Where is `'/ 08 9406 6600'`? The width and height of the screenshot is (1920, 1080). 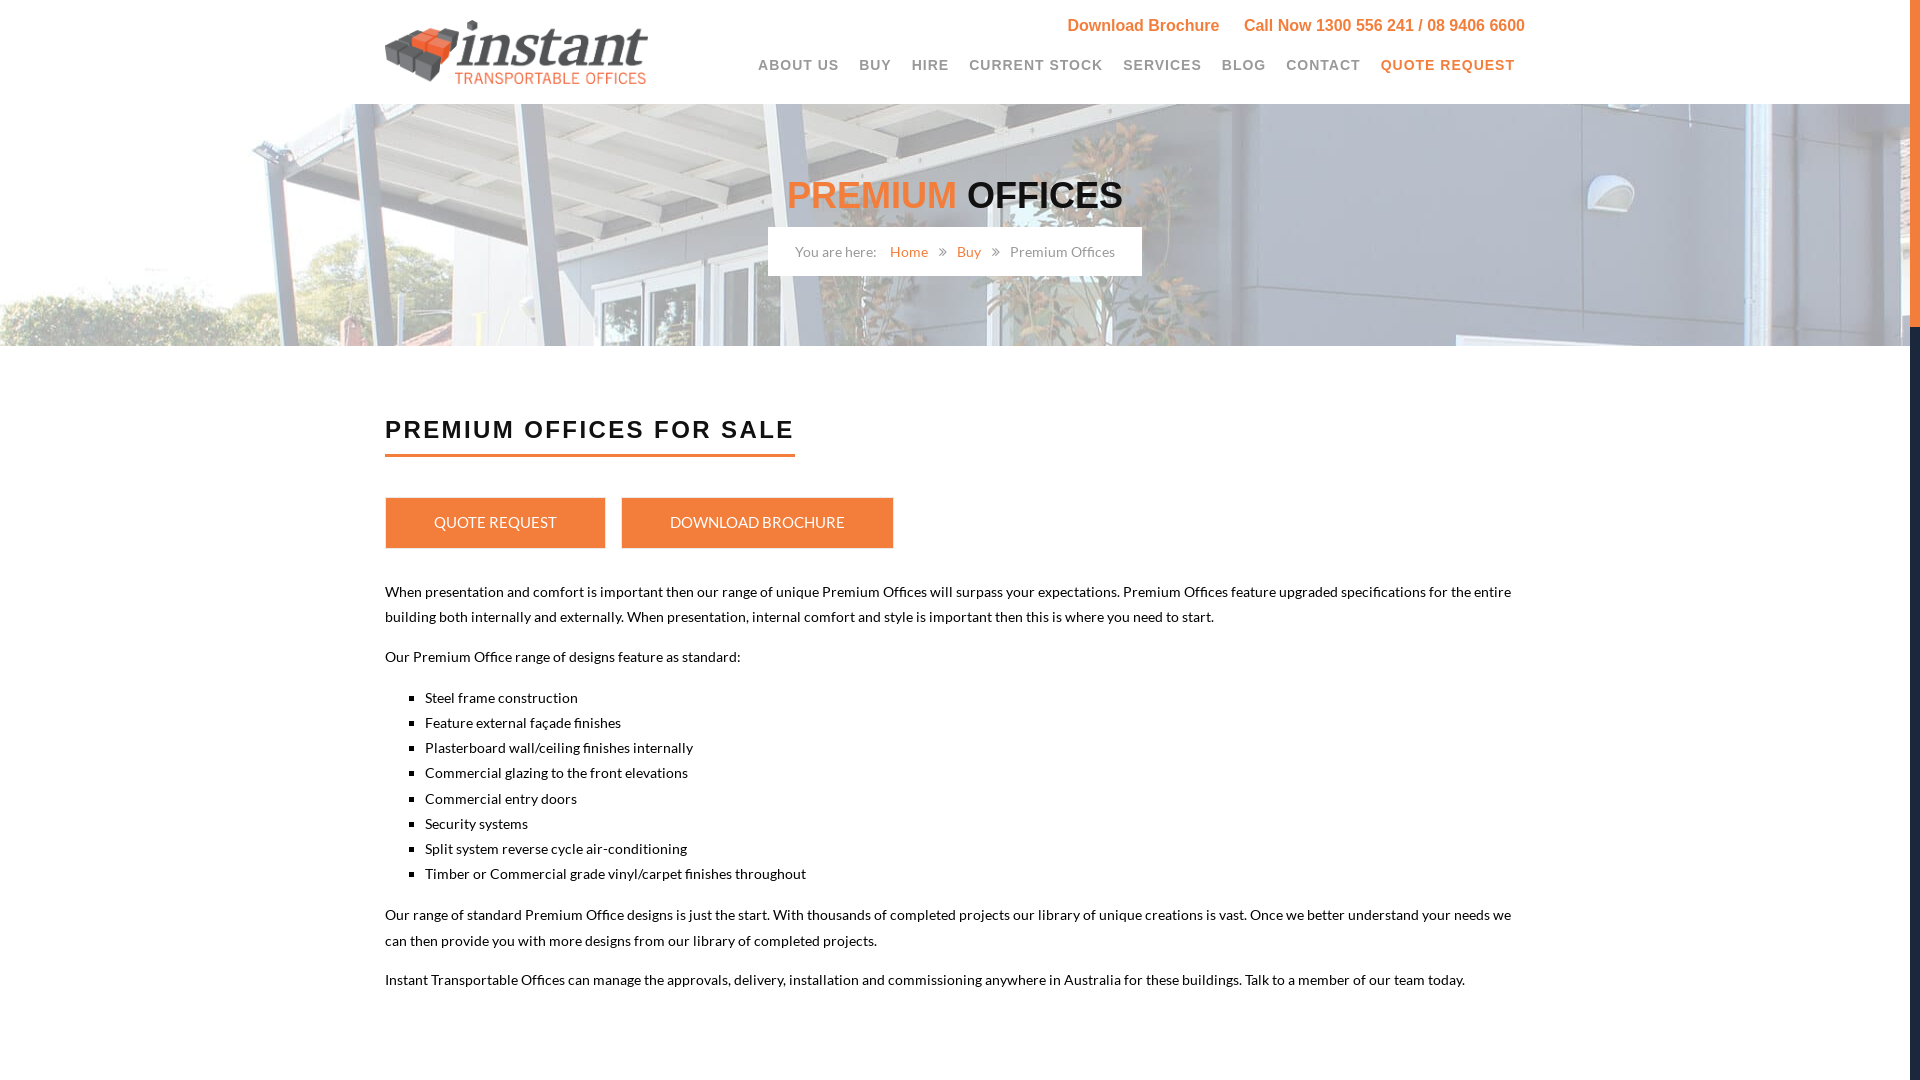
'/ 08 9406 6600' is located at coordinates (1471, 25).